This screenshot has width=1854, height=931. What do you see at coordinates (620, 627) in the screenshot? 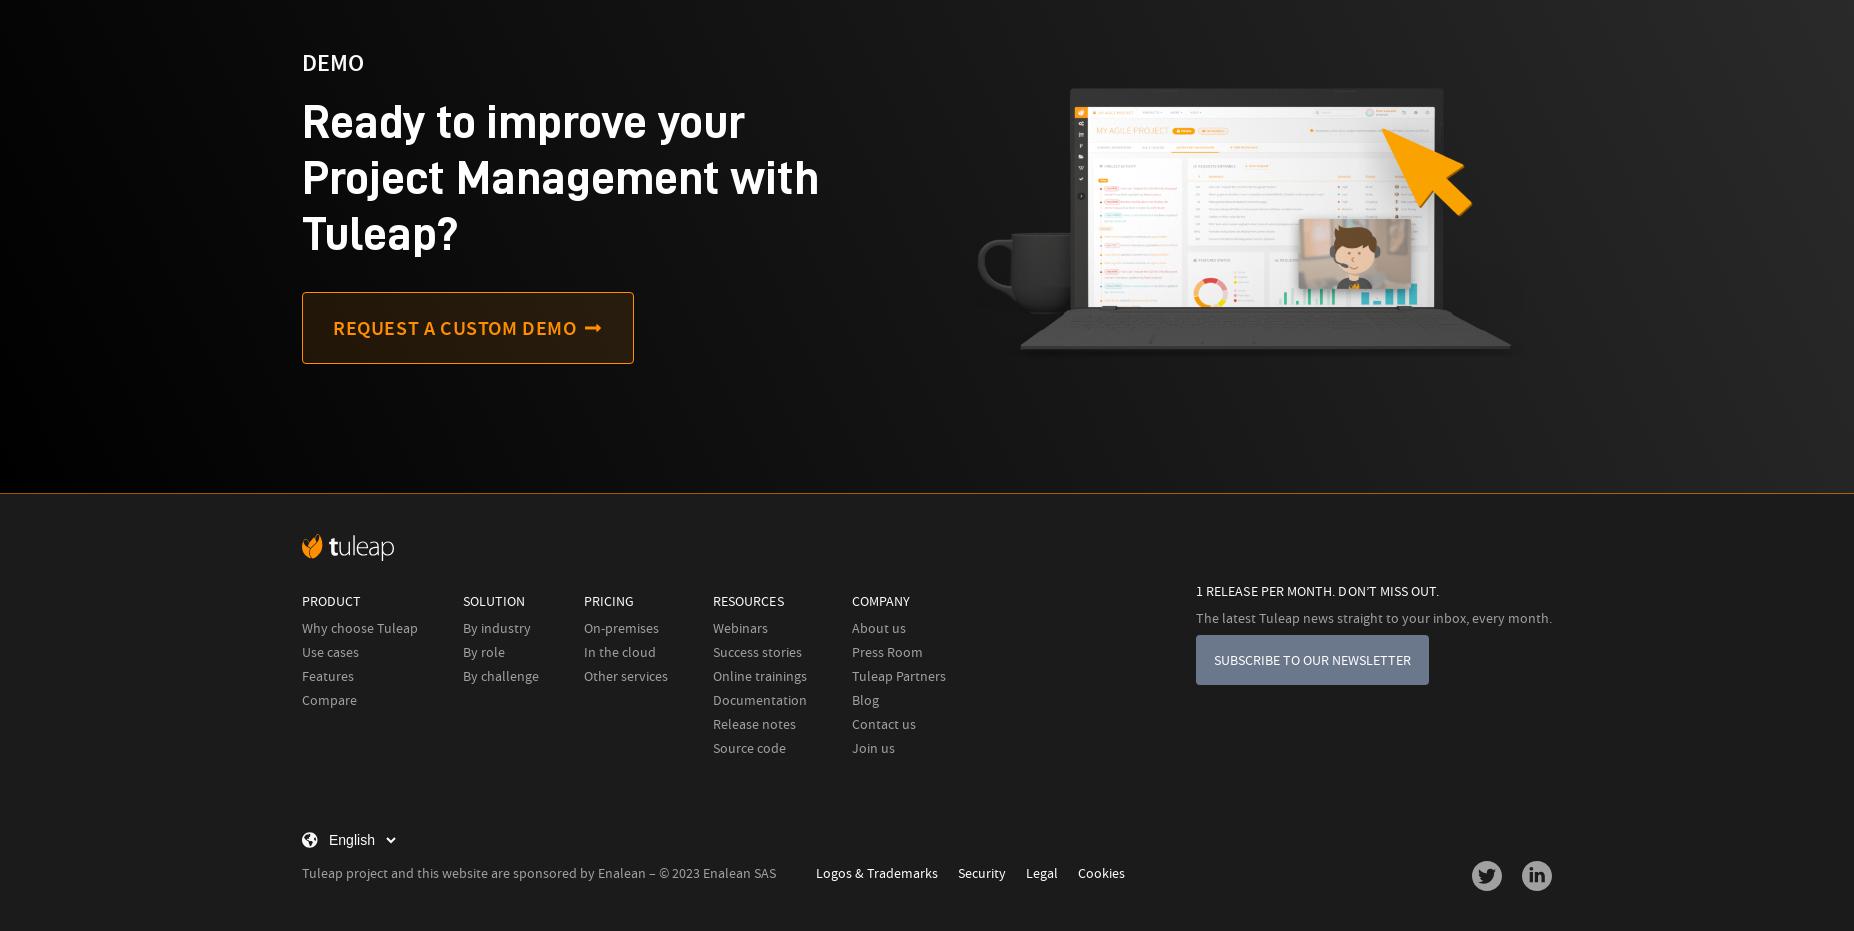
I see `'On-premises'` at bounding box center [620, 627].